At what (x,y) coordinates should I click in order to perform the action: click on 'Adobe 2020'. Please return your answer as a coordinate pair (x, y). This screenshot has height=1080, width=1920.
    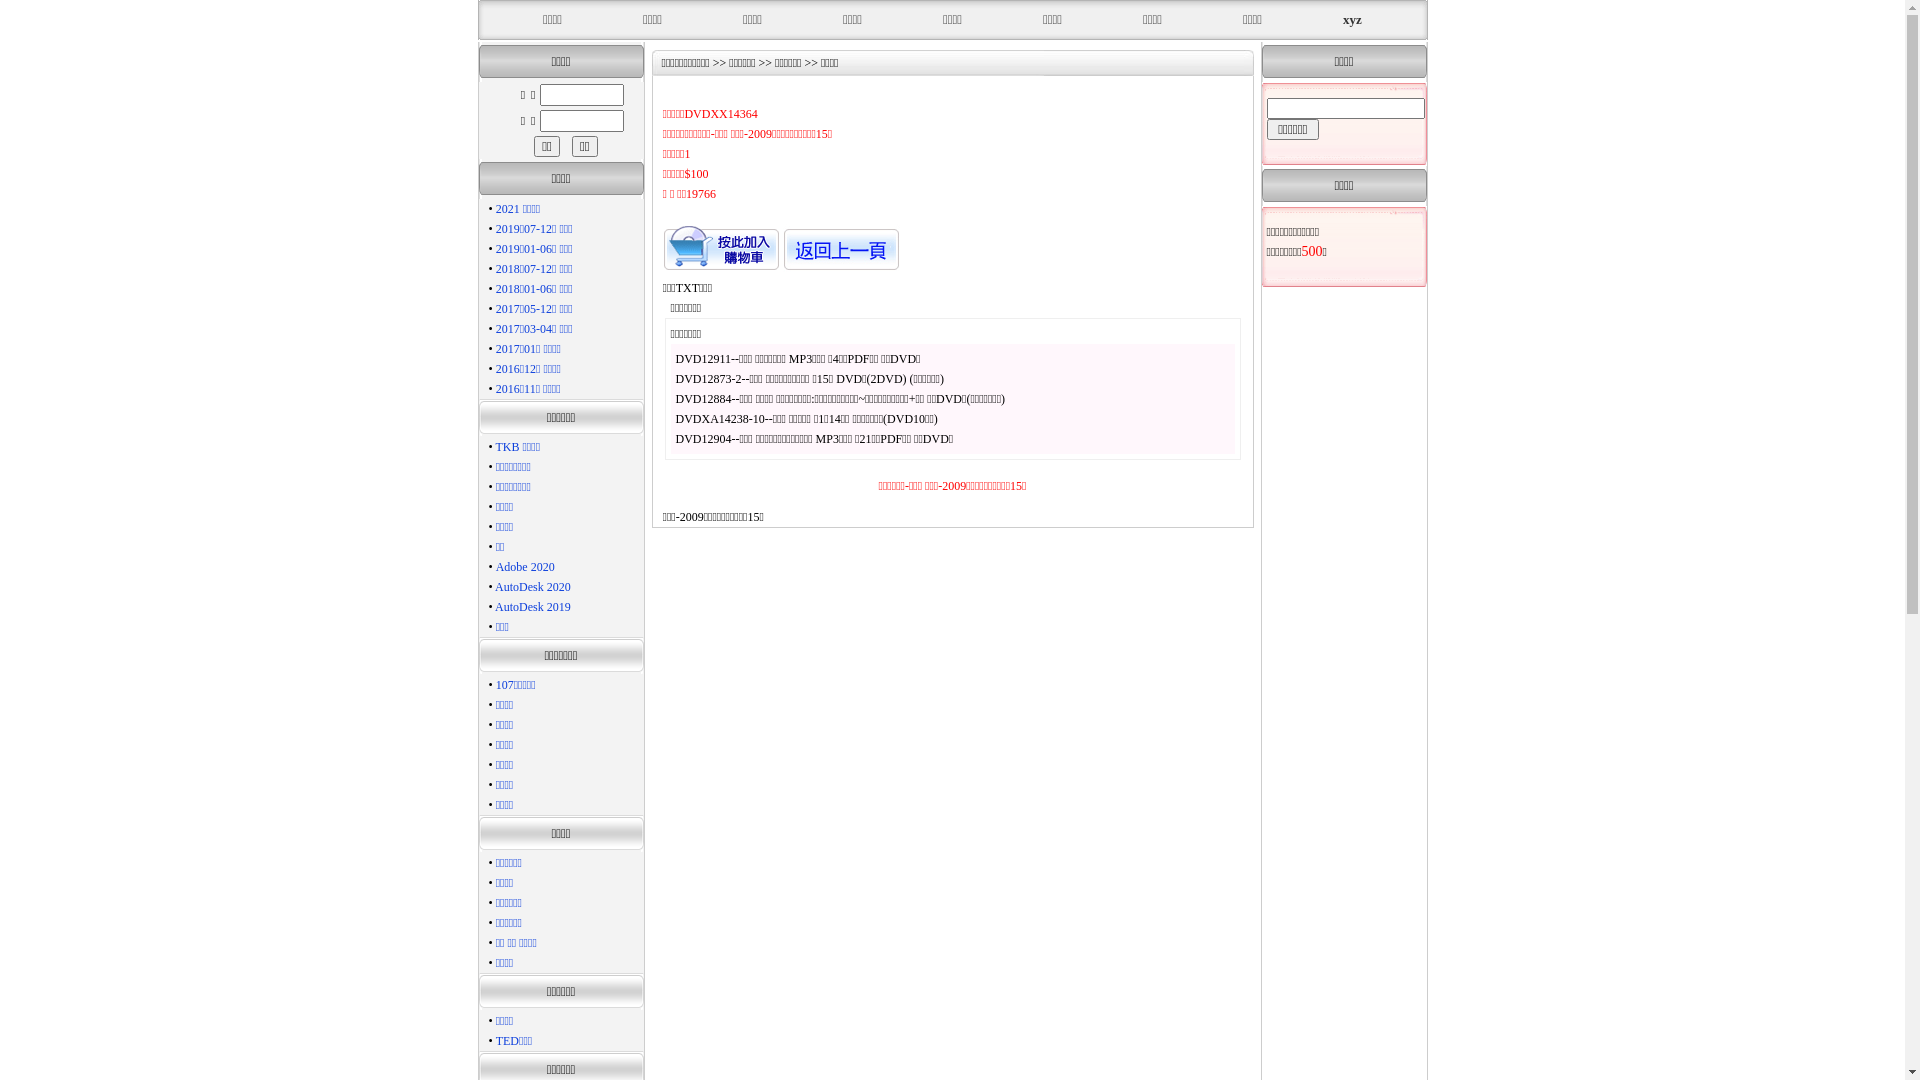
    Looking at the image, I should click on (525, 567).